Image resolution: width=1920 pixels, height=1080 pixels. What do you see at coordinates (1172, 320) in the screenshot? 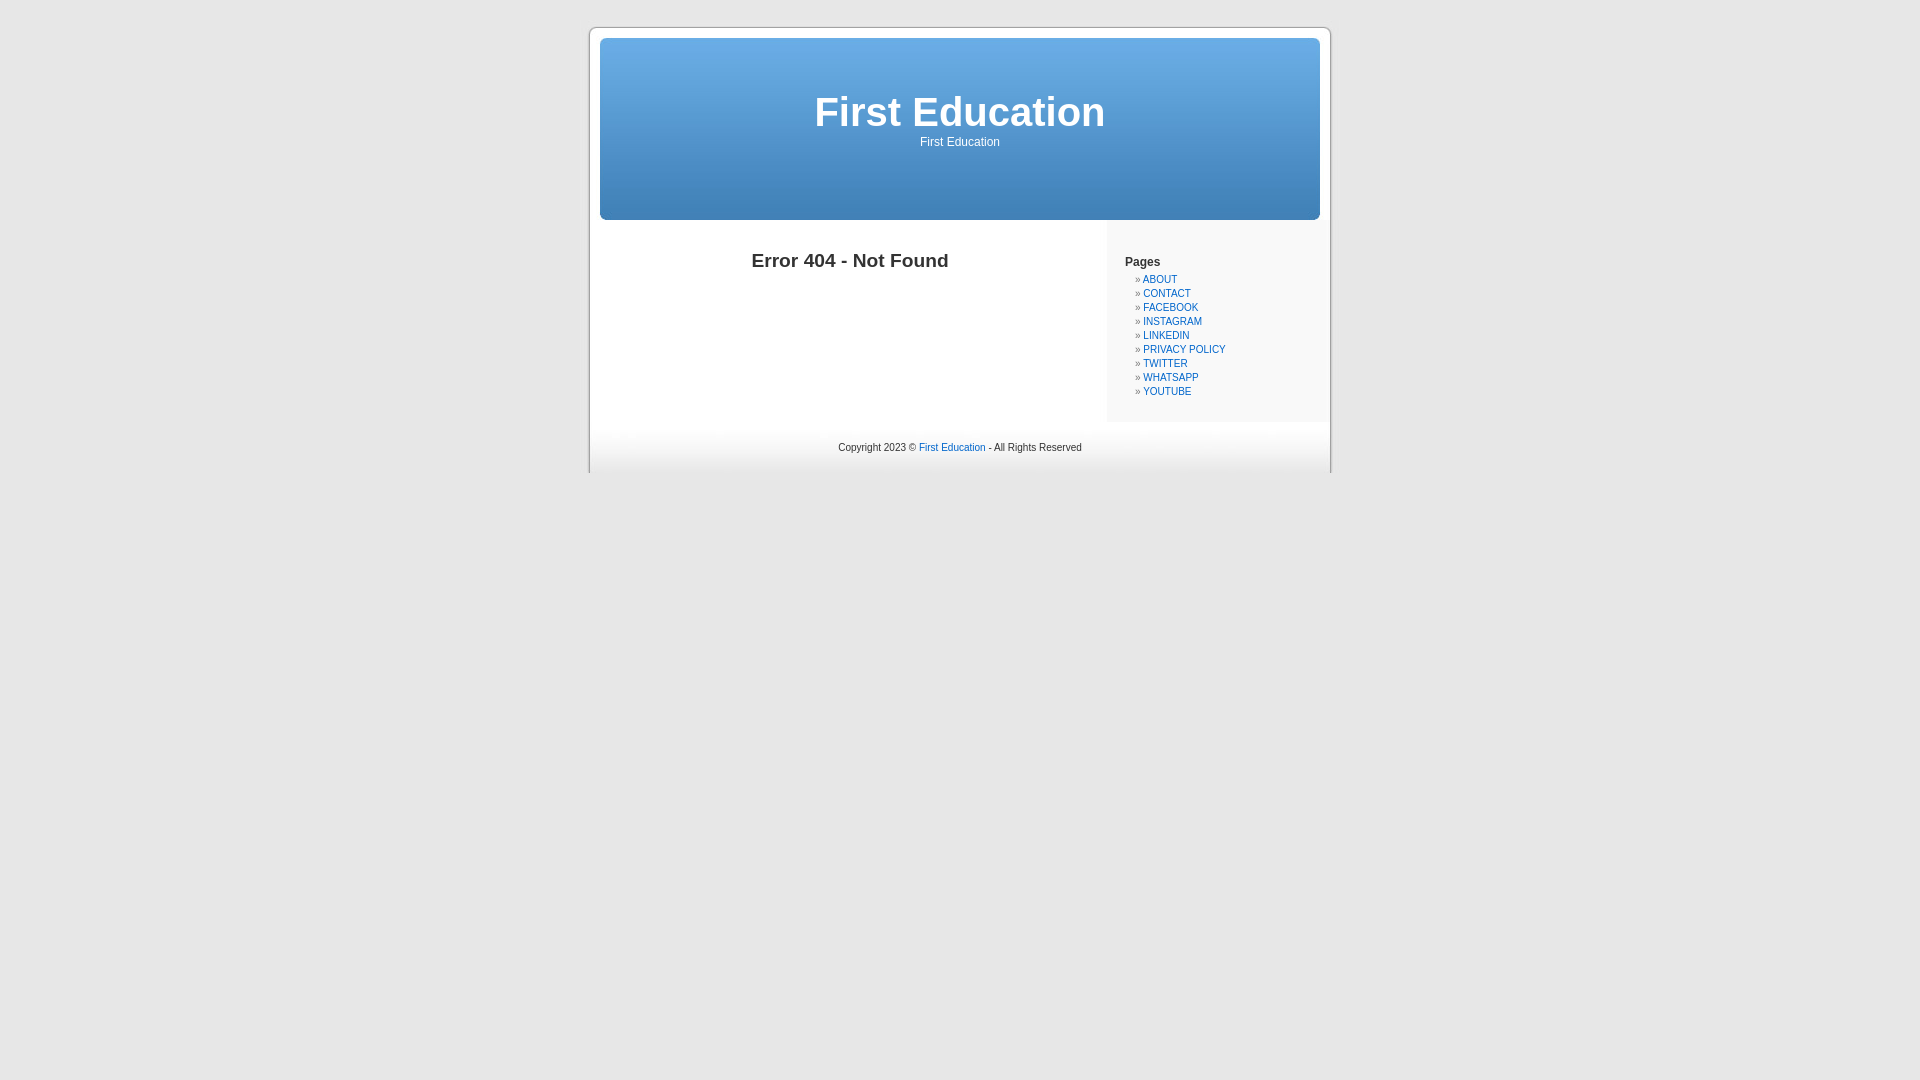
I see `'INSTAGRAM'` at bounding box center [1172, 320].